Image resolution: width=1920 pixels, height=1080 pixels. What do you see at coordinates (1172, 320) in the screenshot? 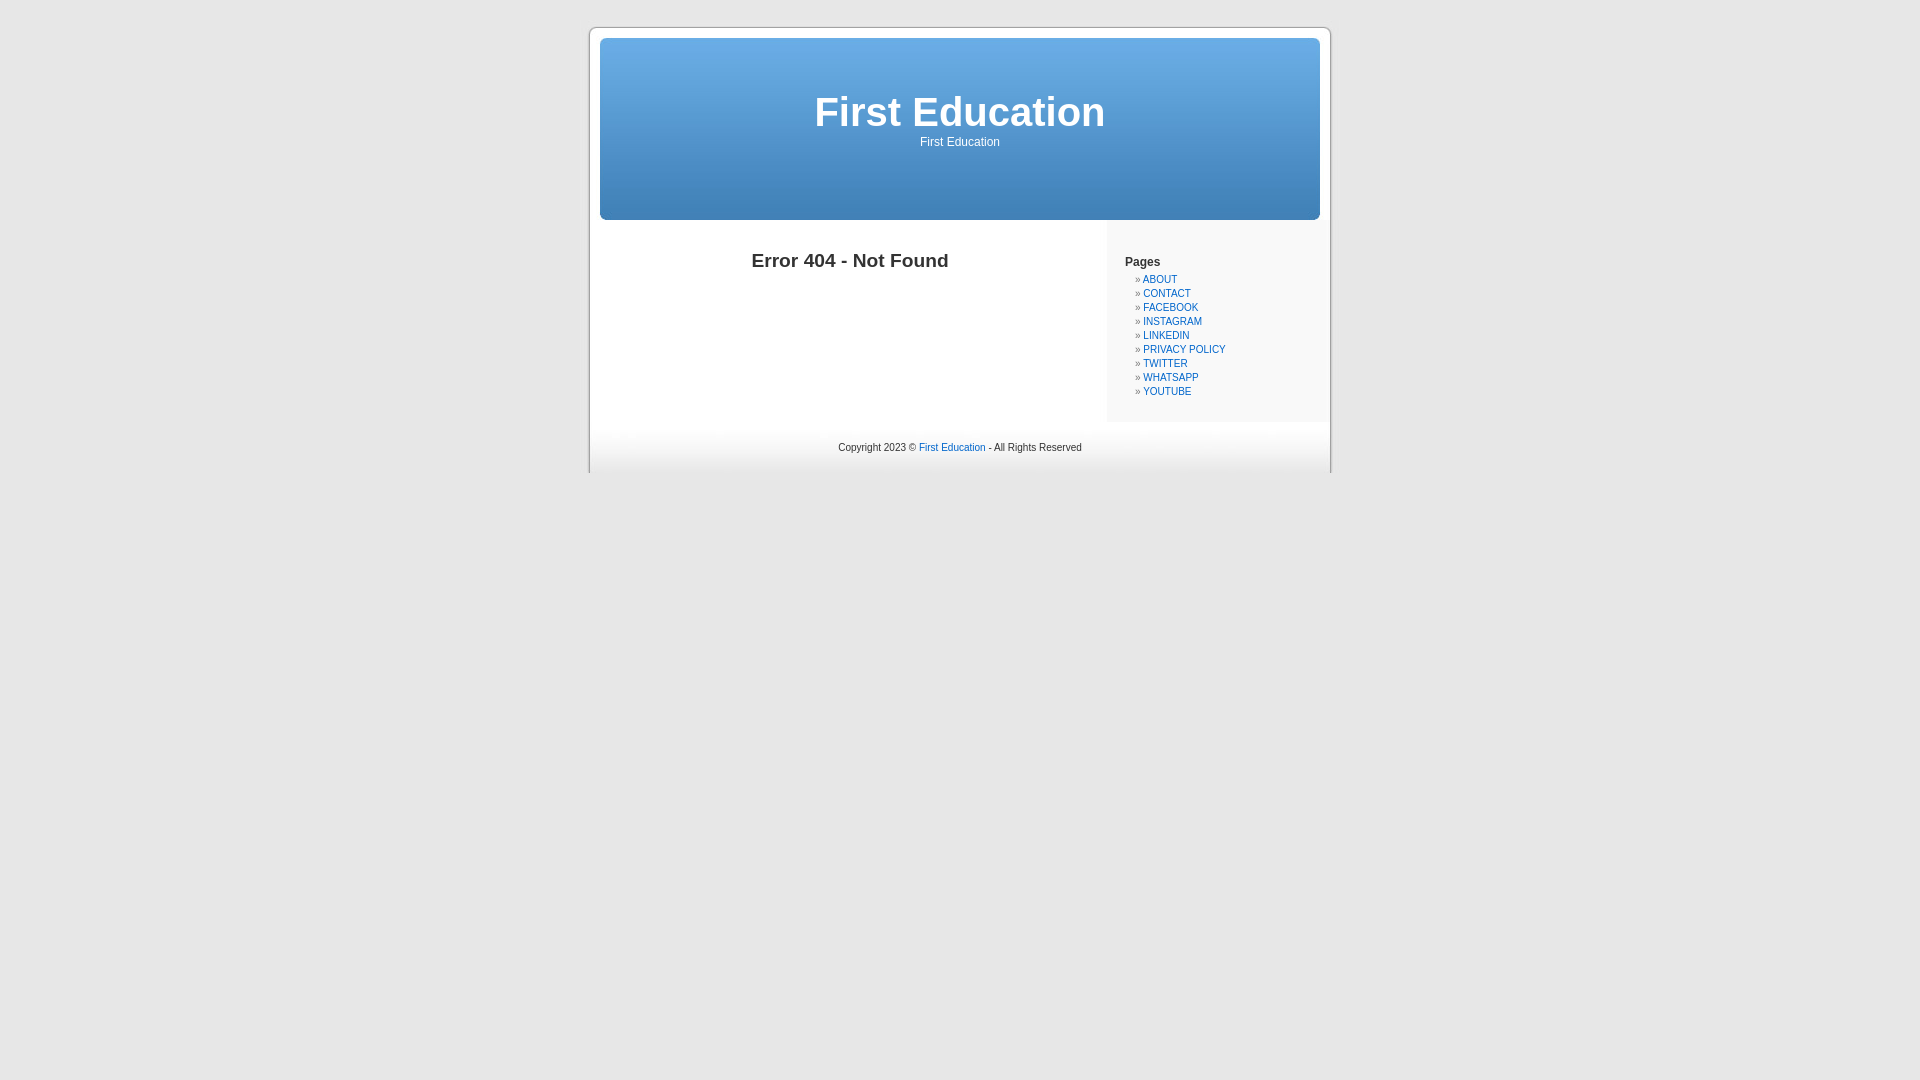
I see `'INSTAGRAM'` at bounding box center [1172, 320].